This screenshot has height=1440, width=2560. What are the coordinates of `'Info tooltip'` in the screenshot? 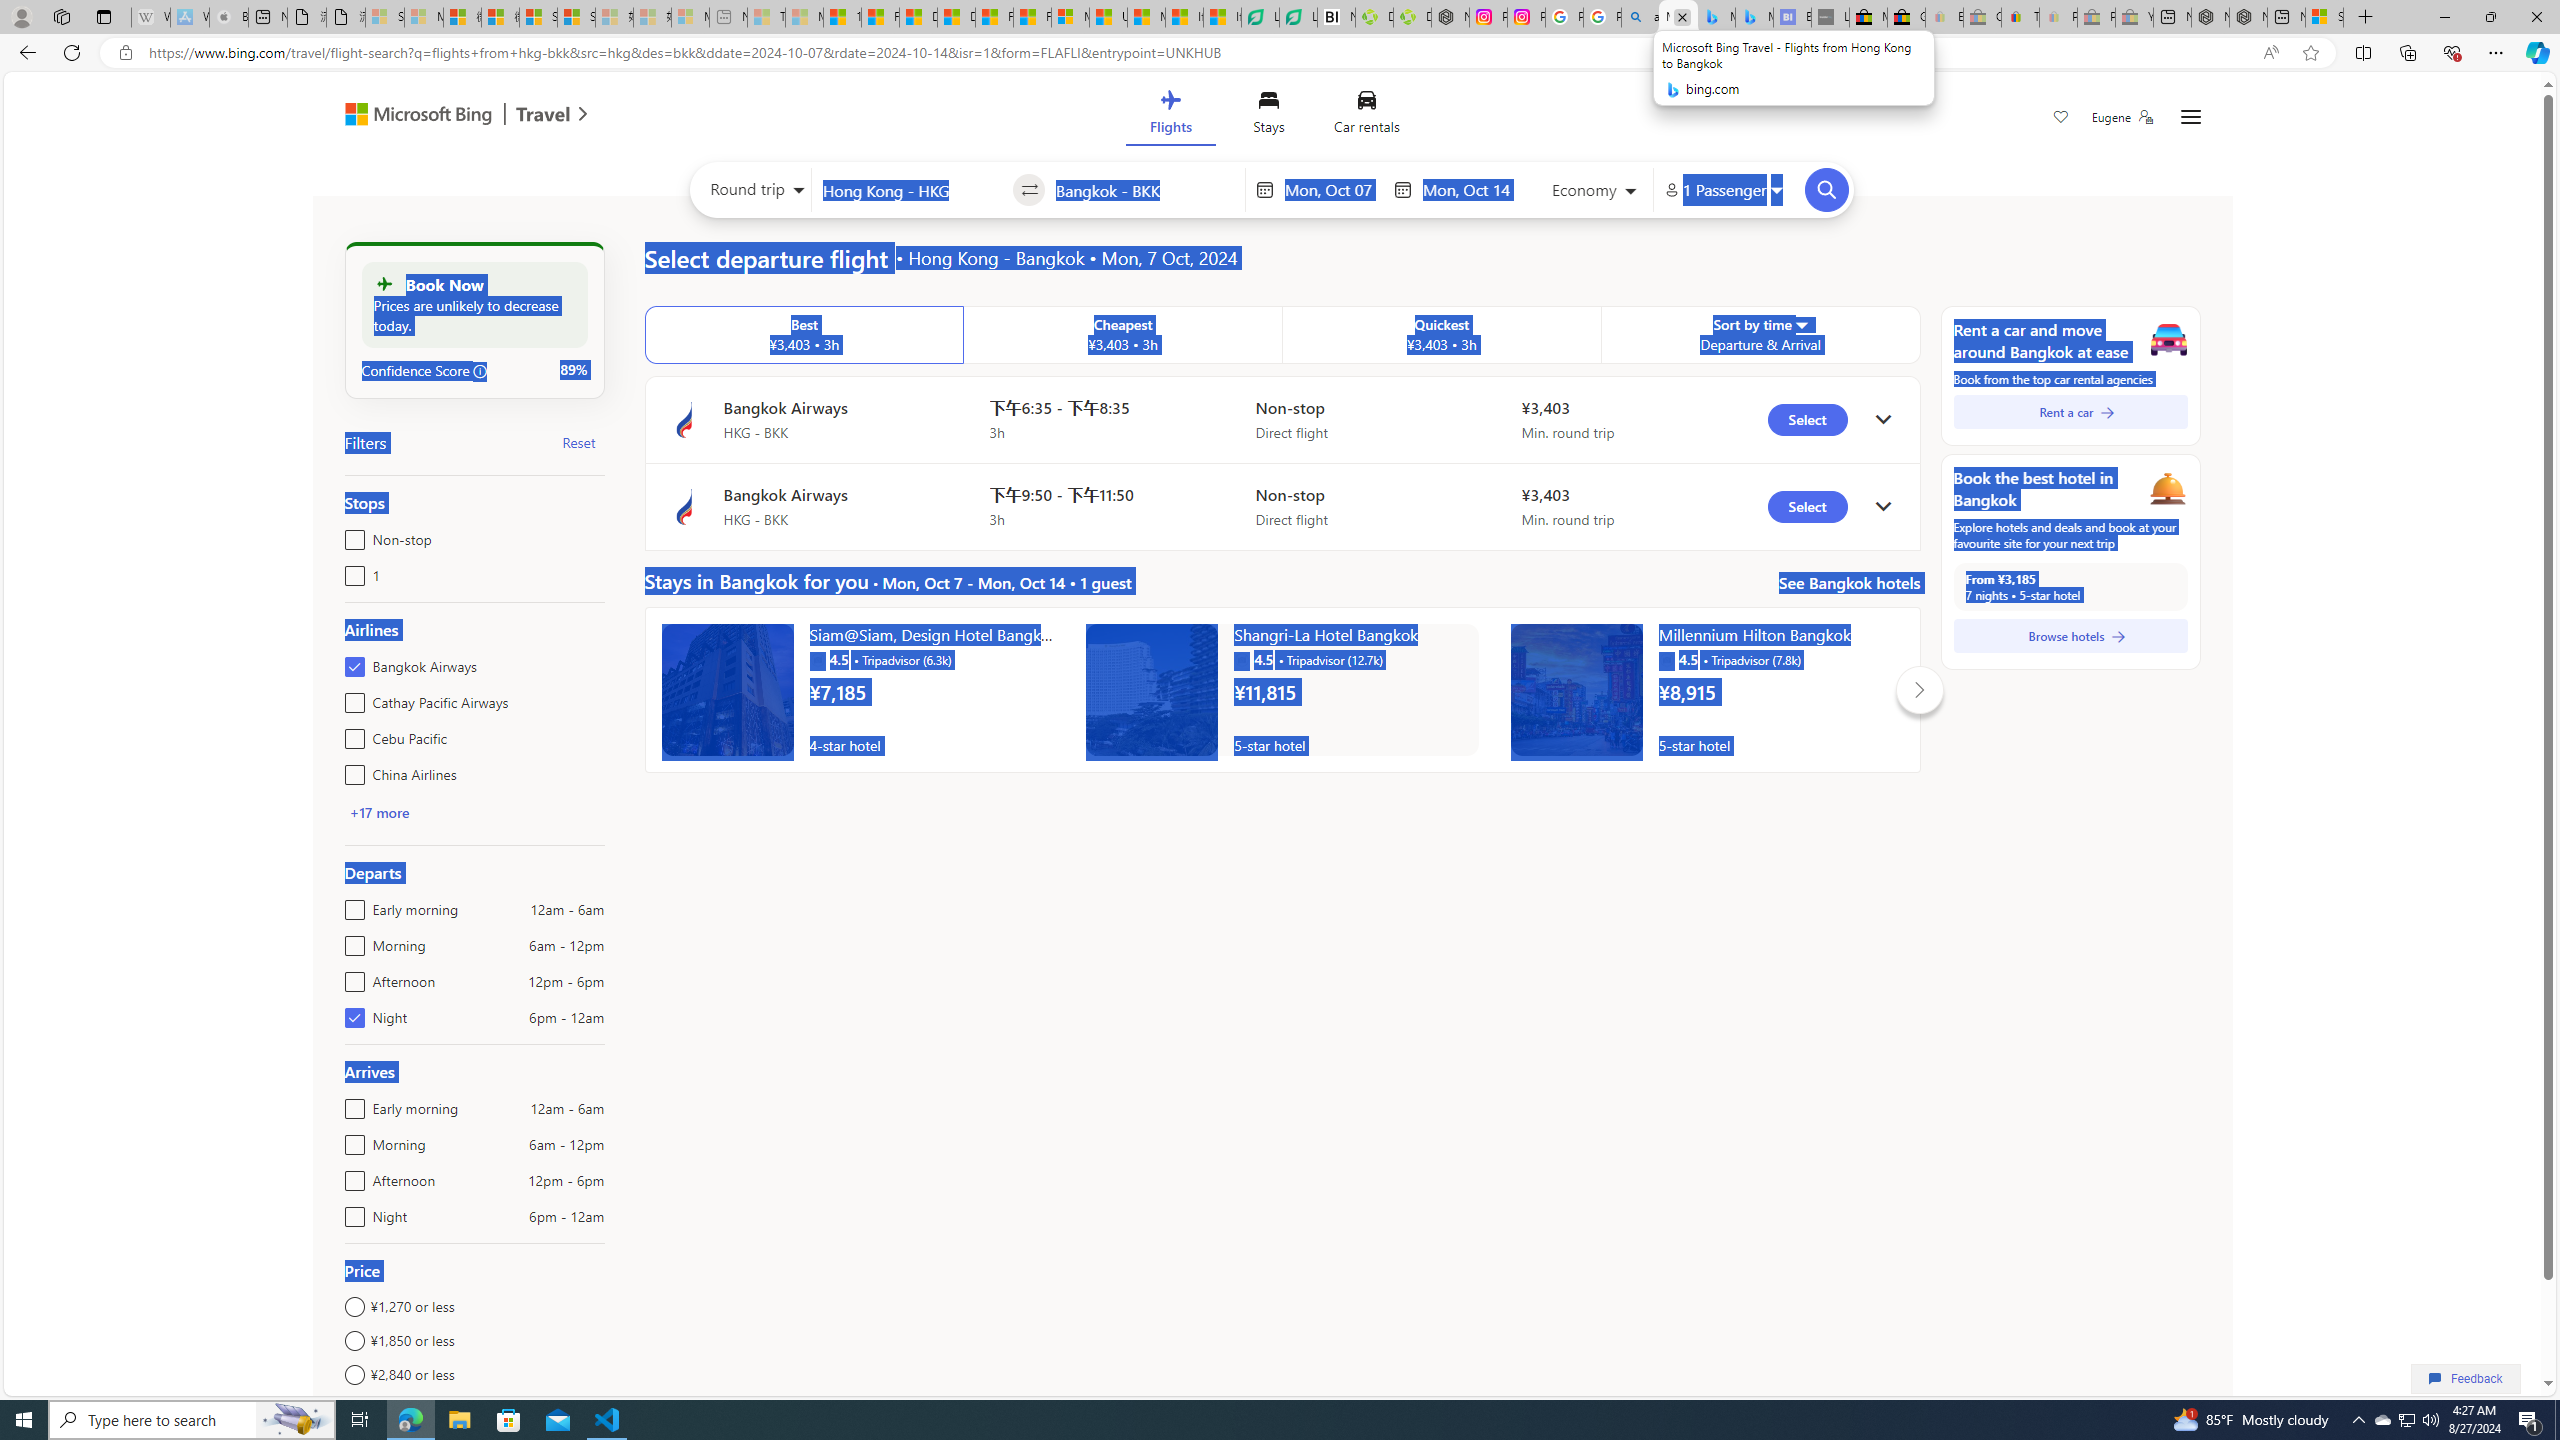 It's located at (481, 371).